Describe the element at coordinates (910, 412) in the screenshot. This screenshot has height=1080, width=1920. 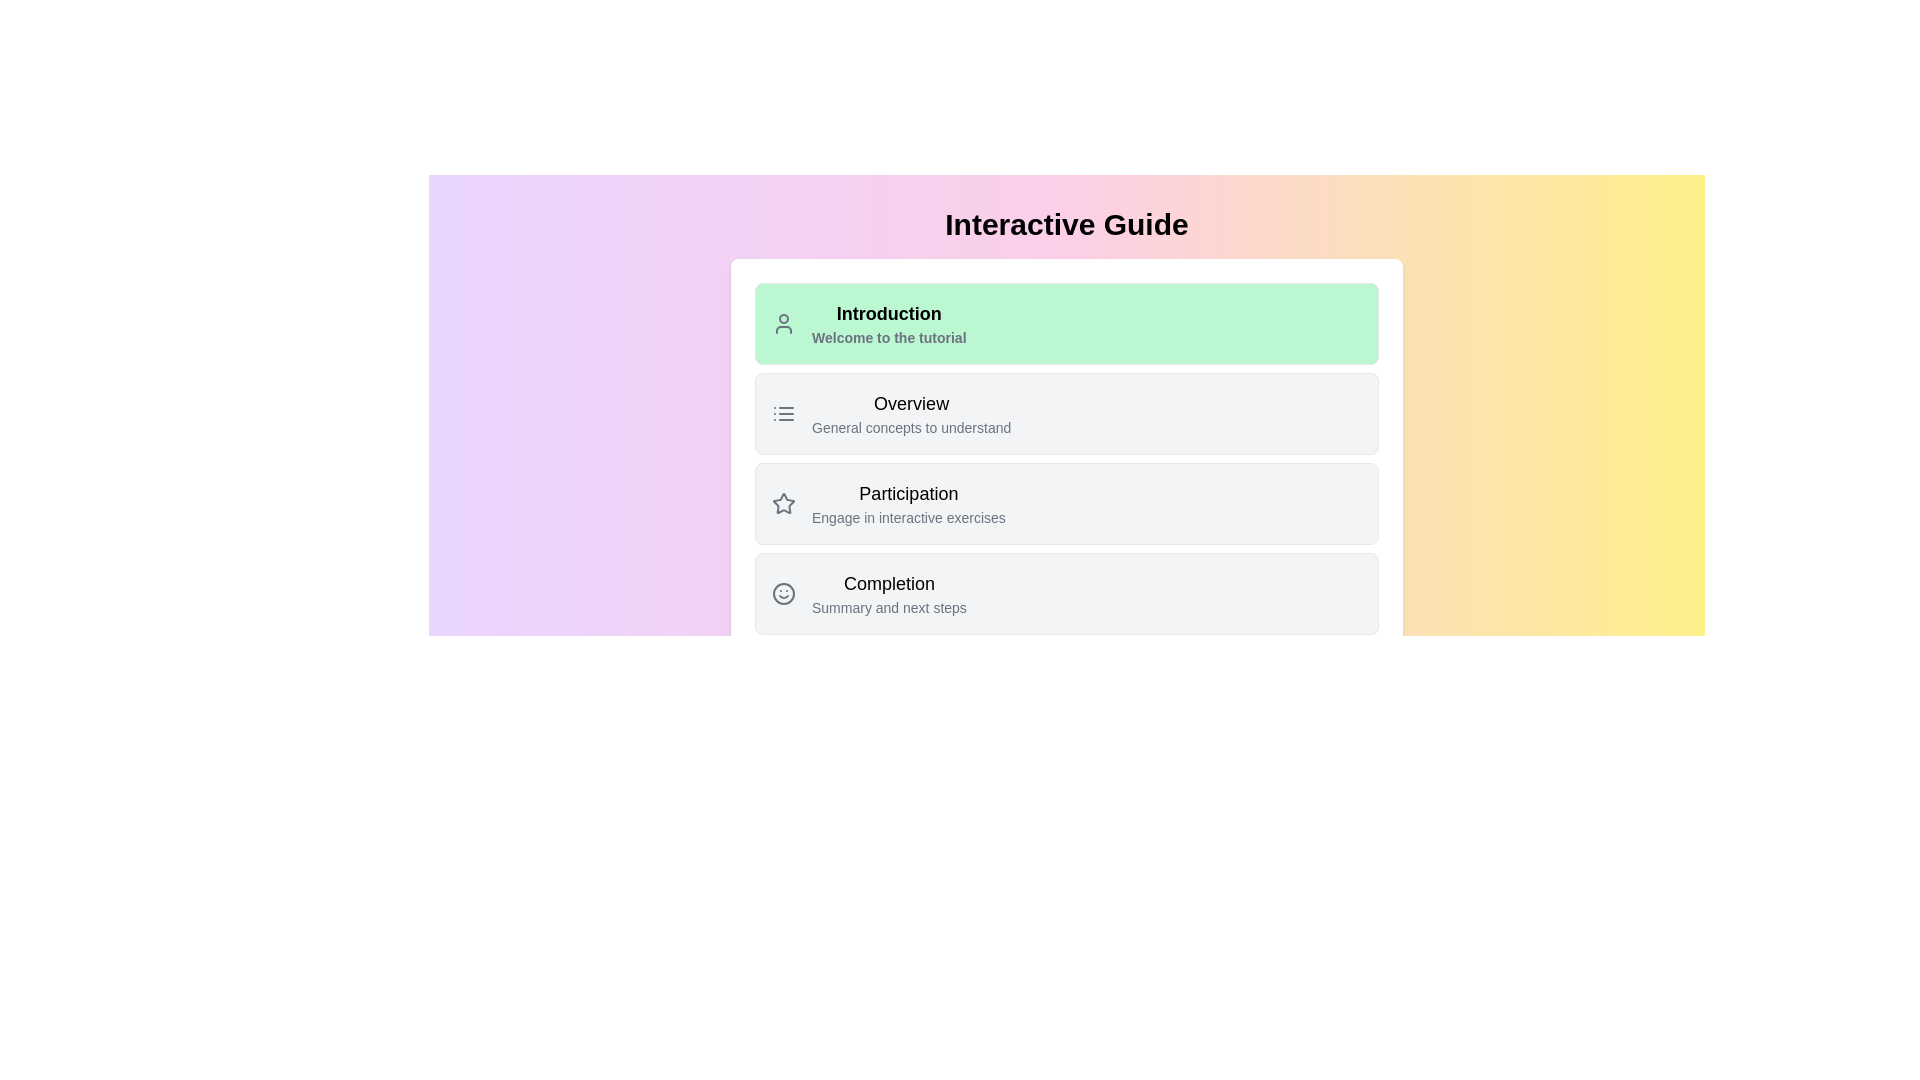
I see `the 'Overview' label which contains the title and description, located in the second row of the list, for interaction` at that location.